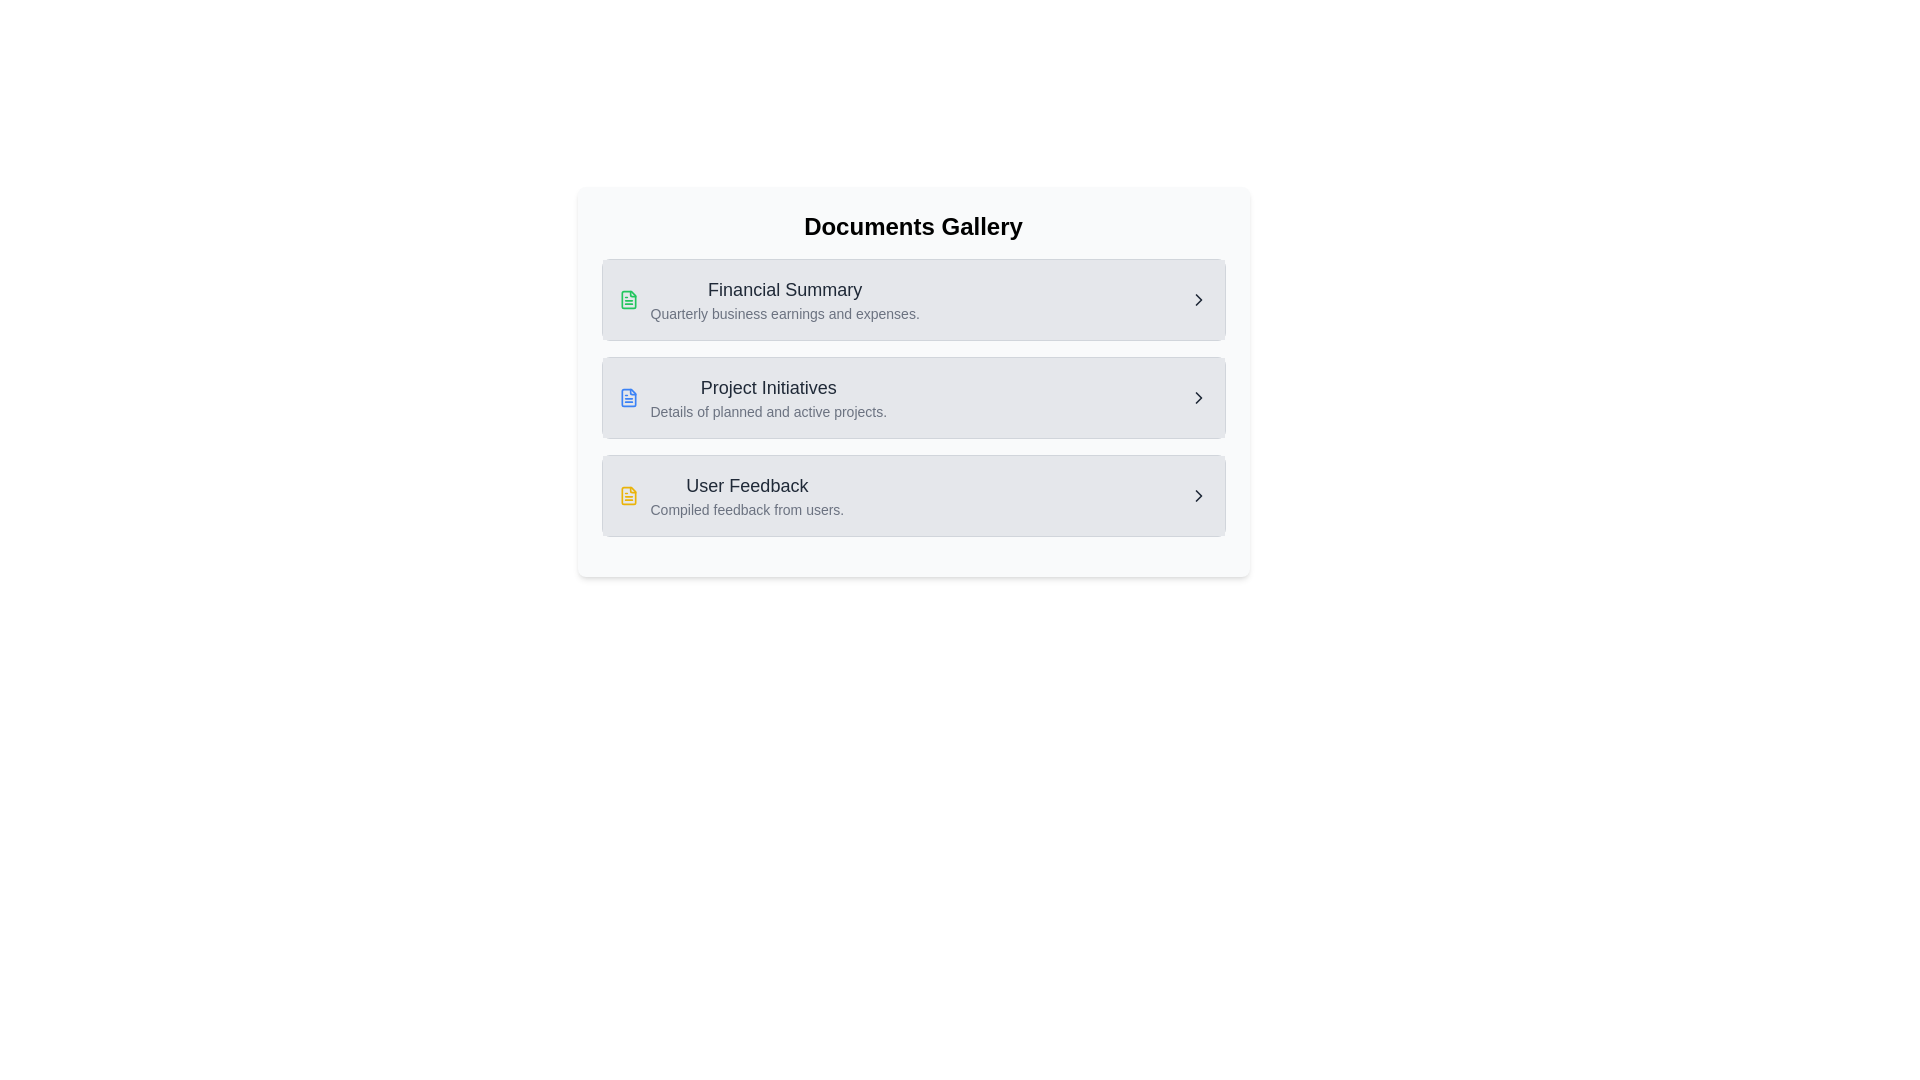  What do you see at coordinates (1198, 397) in the screenshot?
I see `the navigational icon located to the right of the 'Project Initiatives' list item, which serves to expand or proceed with related content` at bounding box center [1198, 397].